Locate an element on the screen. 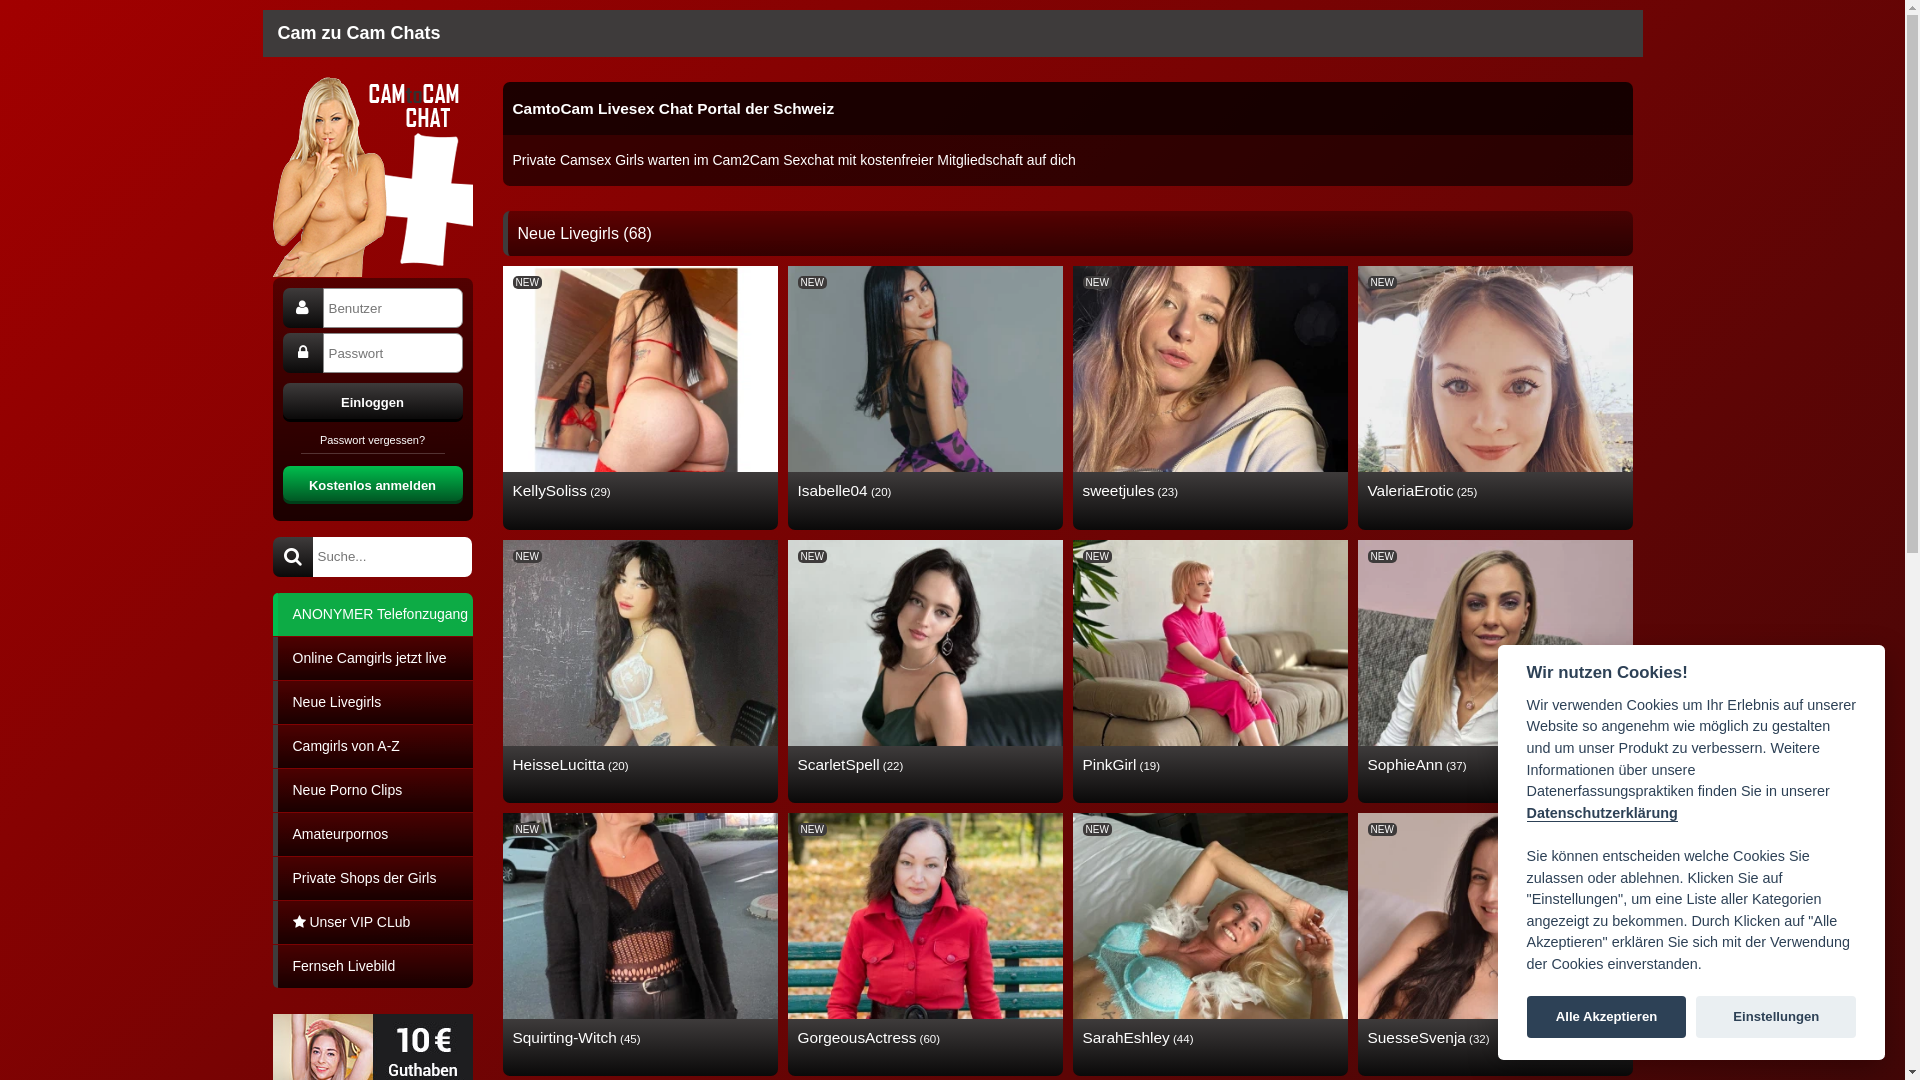 The image size is (1920, 1080). 'Camgirls von A-Z' is located at coordinates (271, 745).